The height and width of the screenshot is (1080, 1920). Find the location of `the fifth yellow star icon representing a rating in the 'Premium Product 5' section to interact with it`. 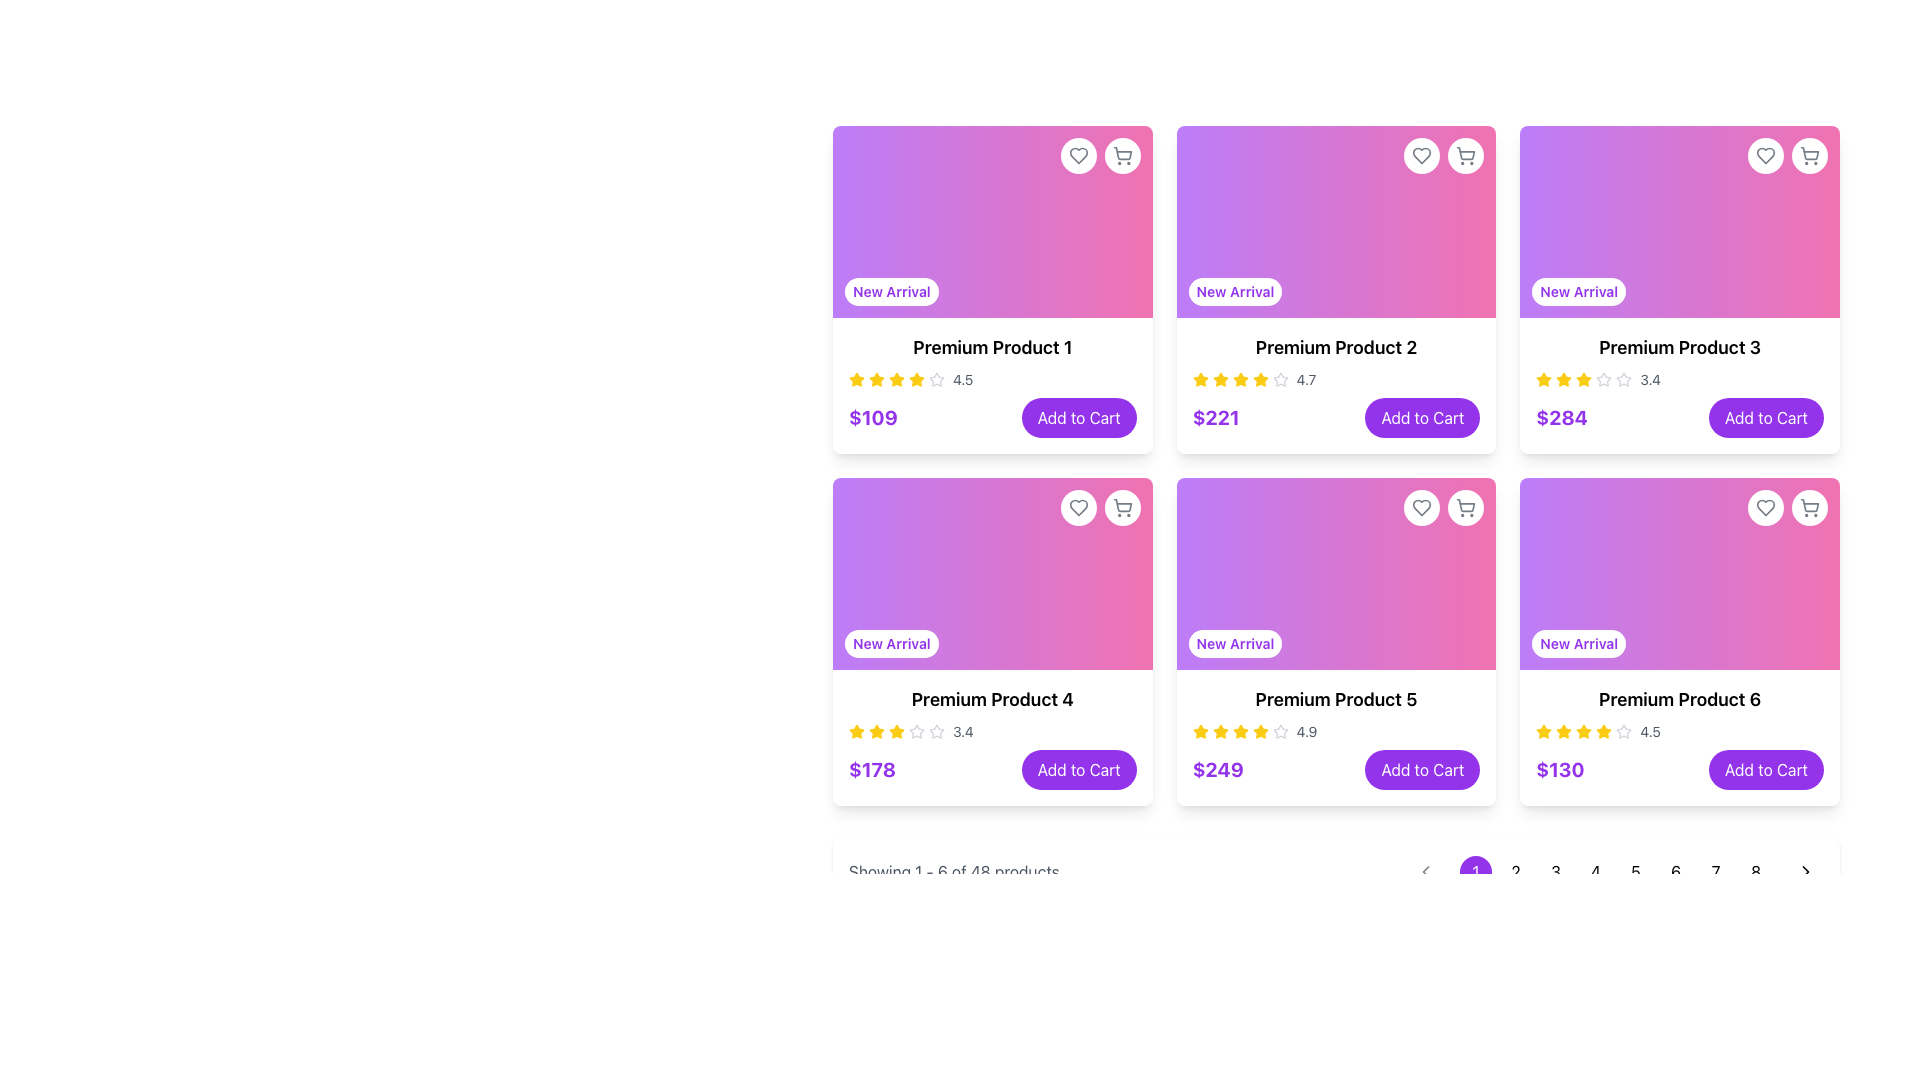

the fifth yellow star icon representing a rating in the 'Premium Product 5' section to interact with it is located at coordinates (1258, 732).